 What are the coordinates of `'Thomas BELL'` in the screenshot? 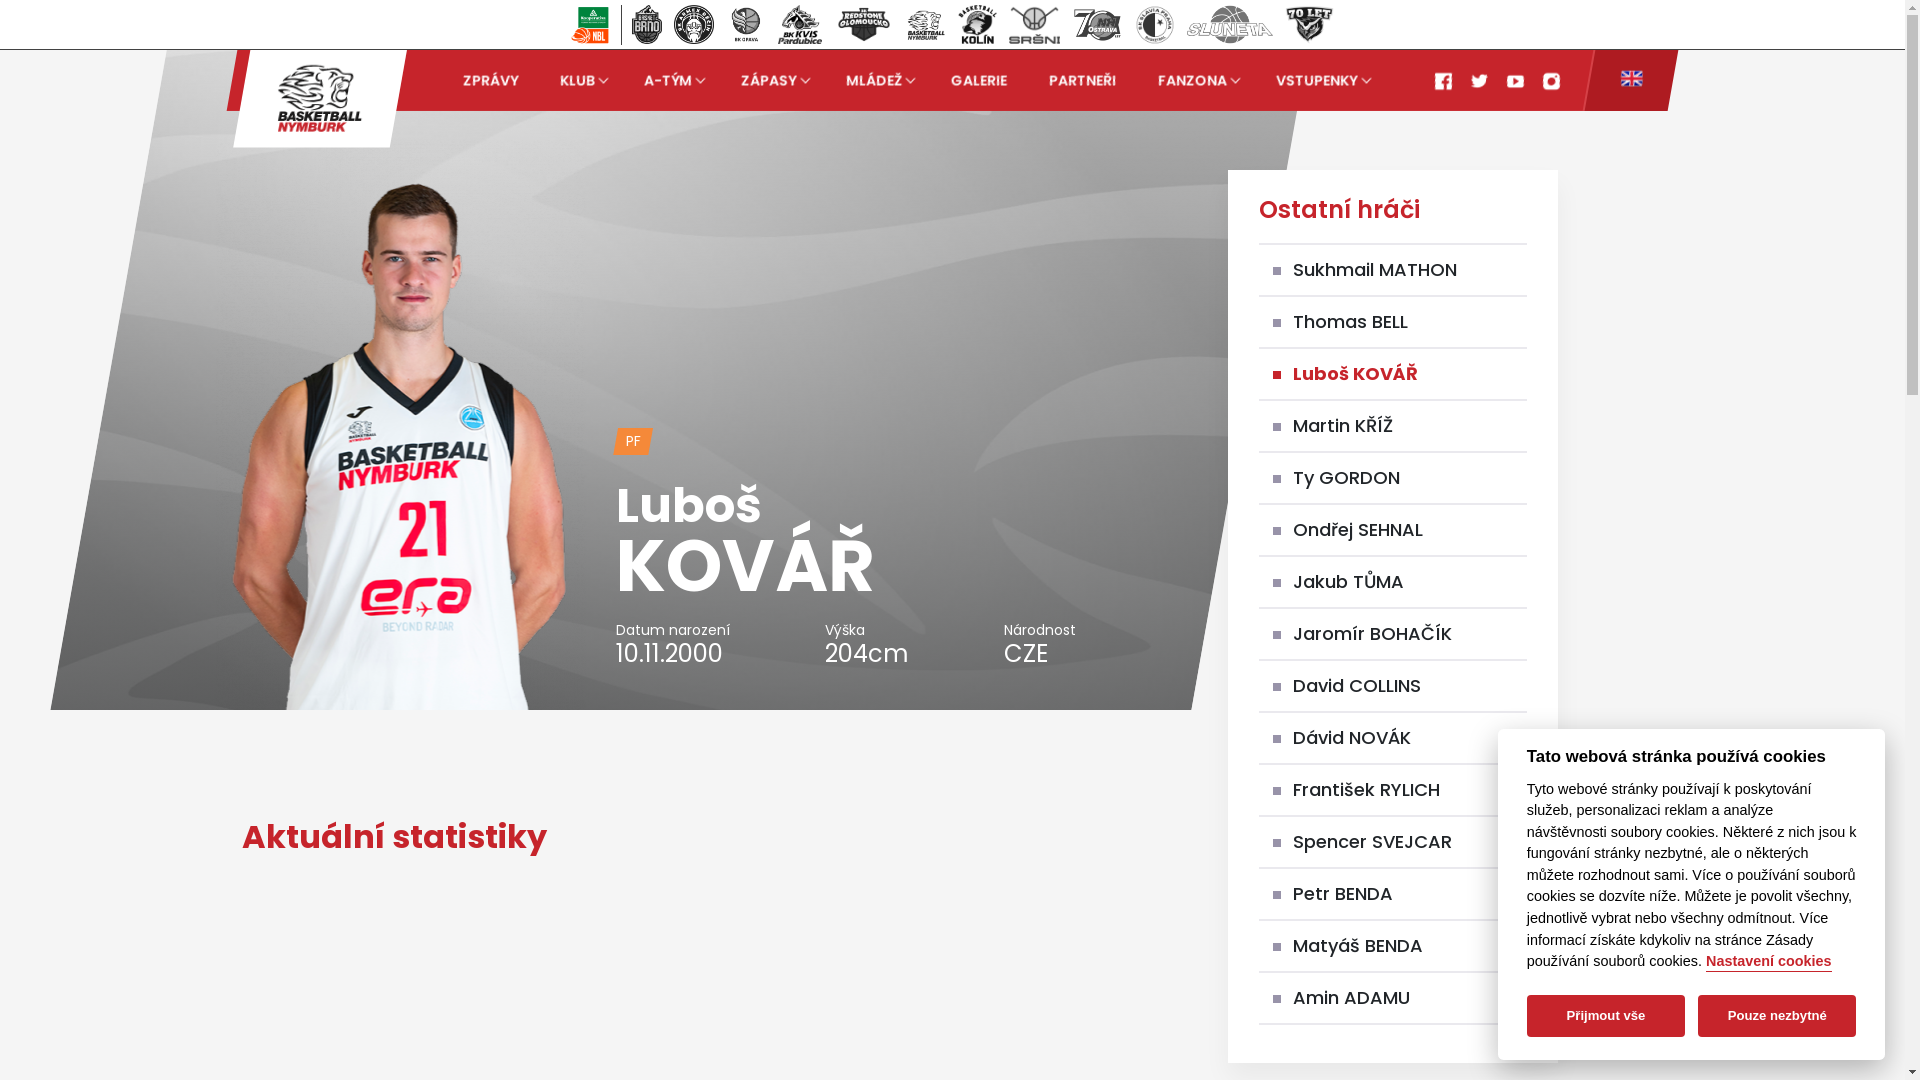 It's located at (1350, 320).